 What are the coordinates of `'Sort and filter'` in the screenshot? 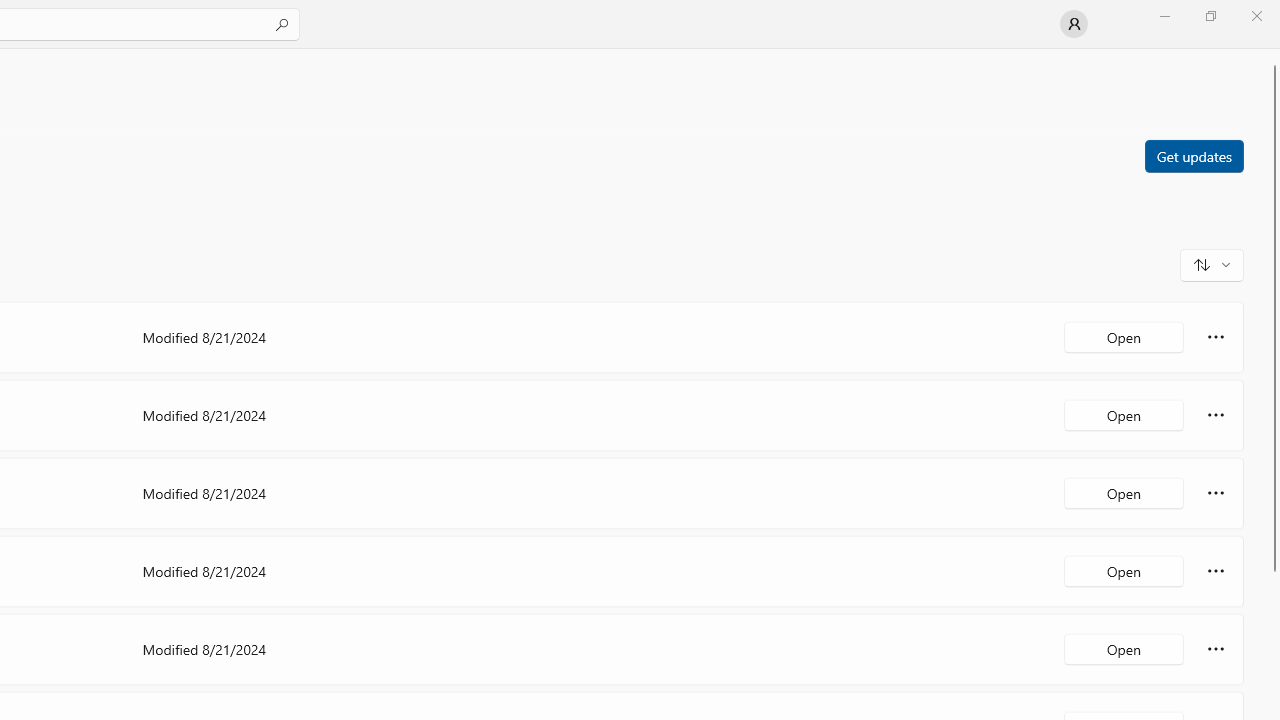 It's located at (1211, 263).